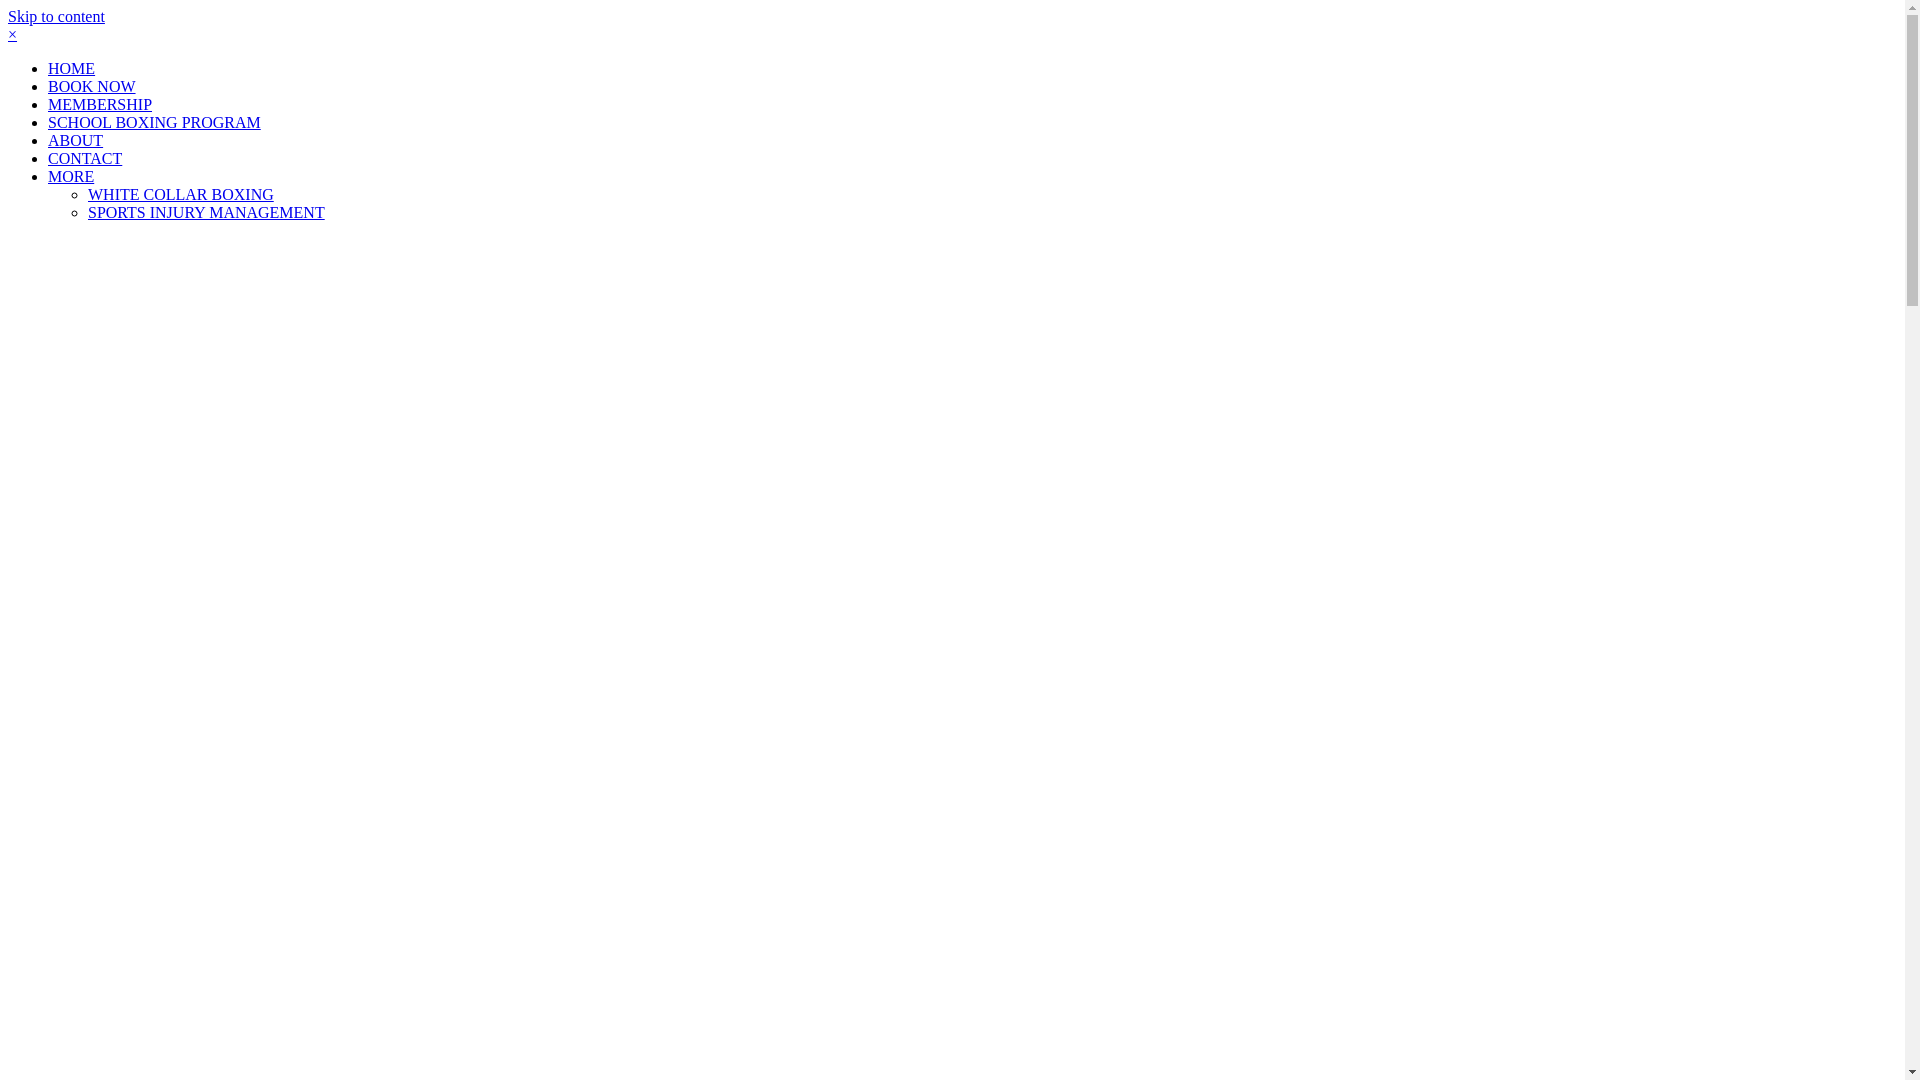 The height and width of the screenshot is (1080, 1920). Describe the element at coordinates (181, 194) in the screenshot. I see `'WHITE COLLAR BOXING'` at that location.